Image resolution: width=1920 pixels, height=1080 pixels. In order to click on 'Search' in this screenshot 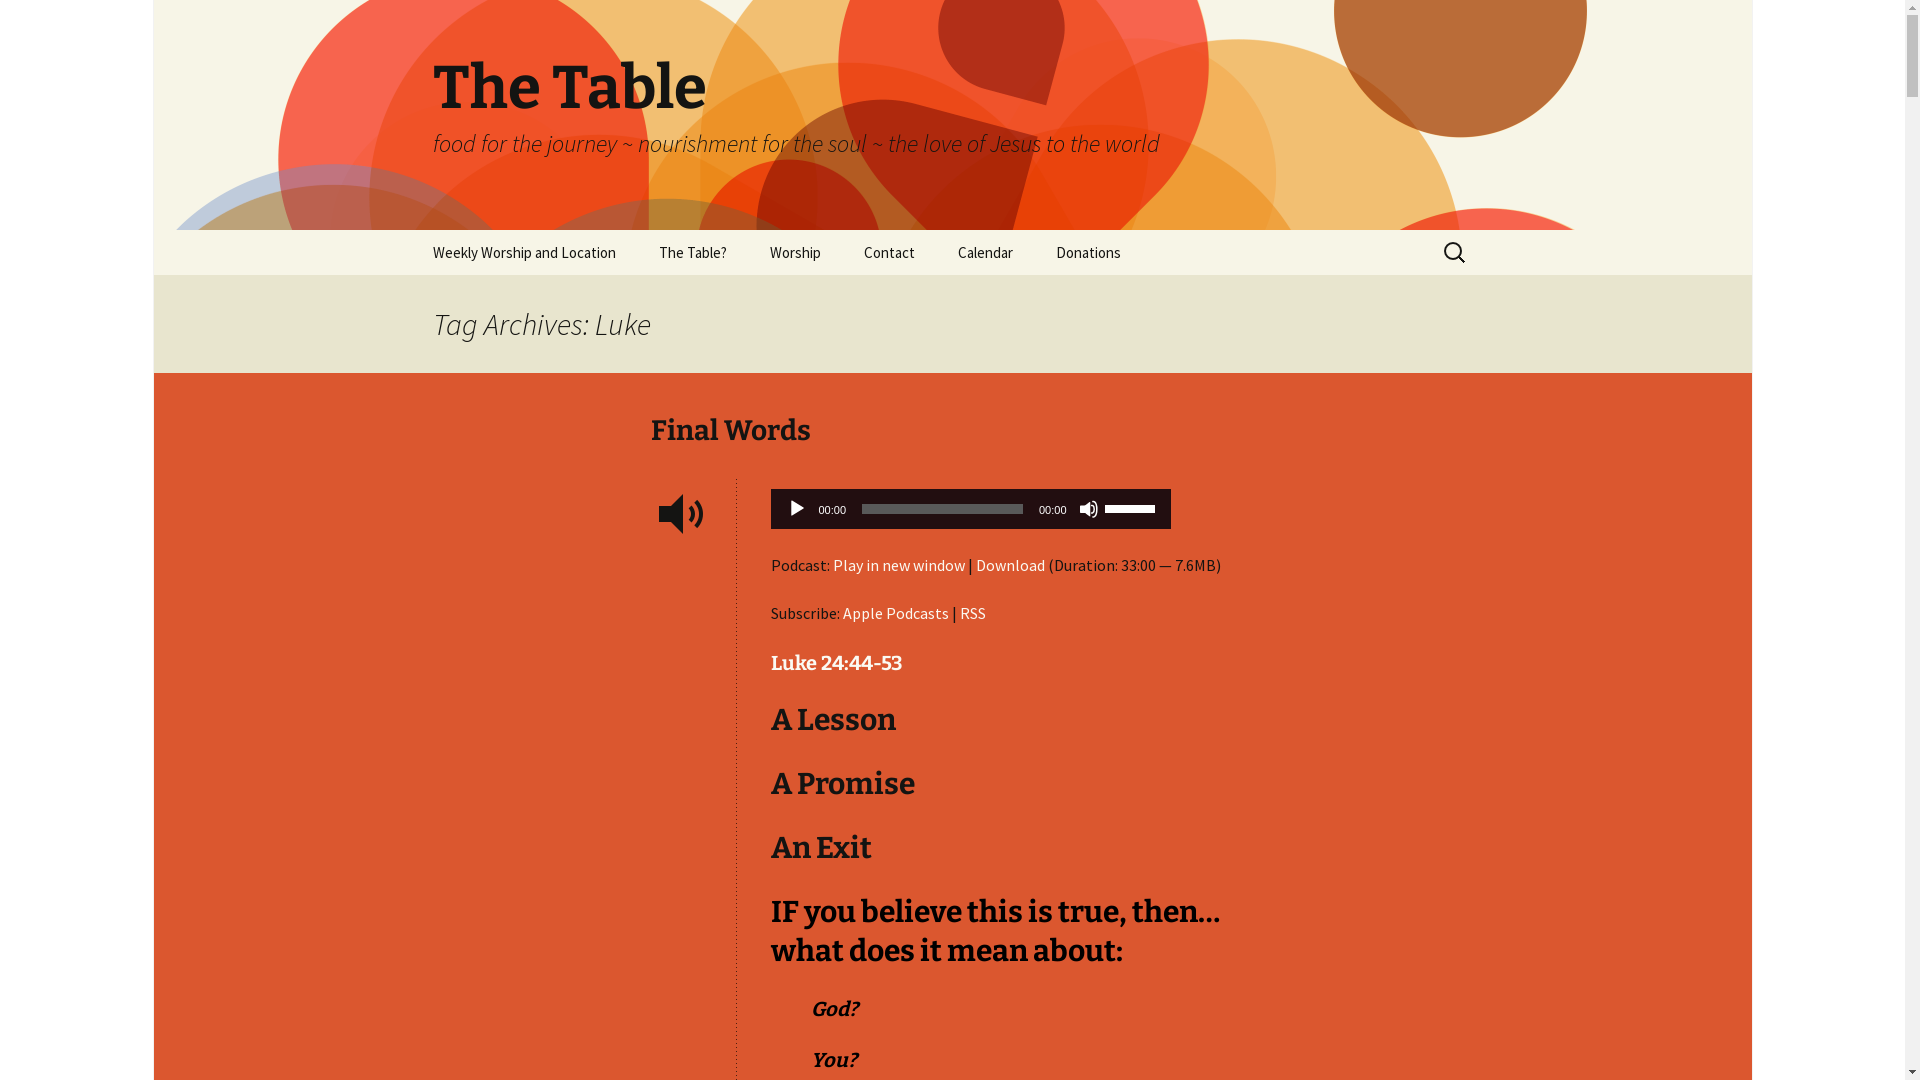, I will do `click(44, 20)`.